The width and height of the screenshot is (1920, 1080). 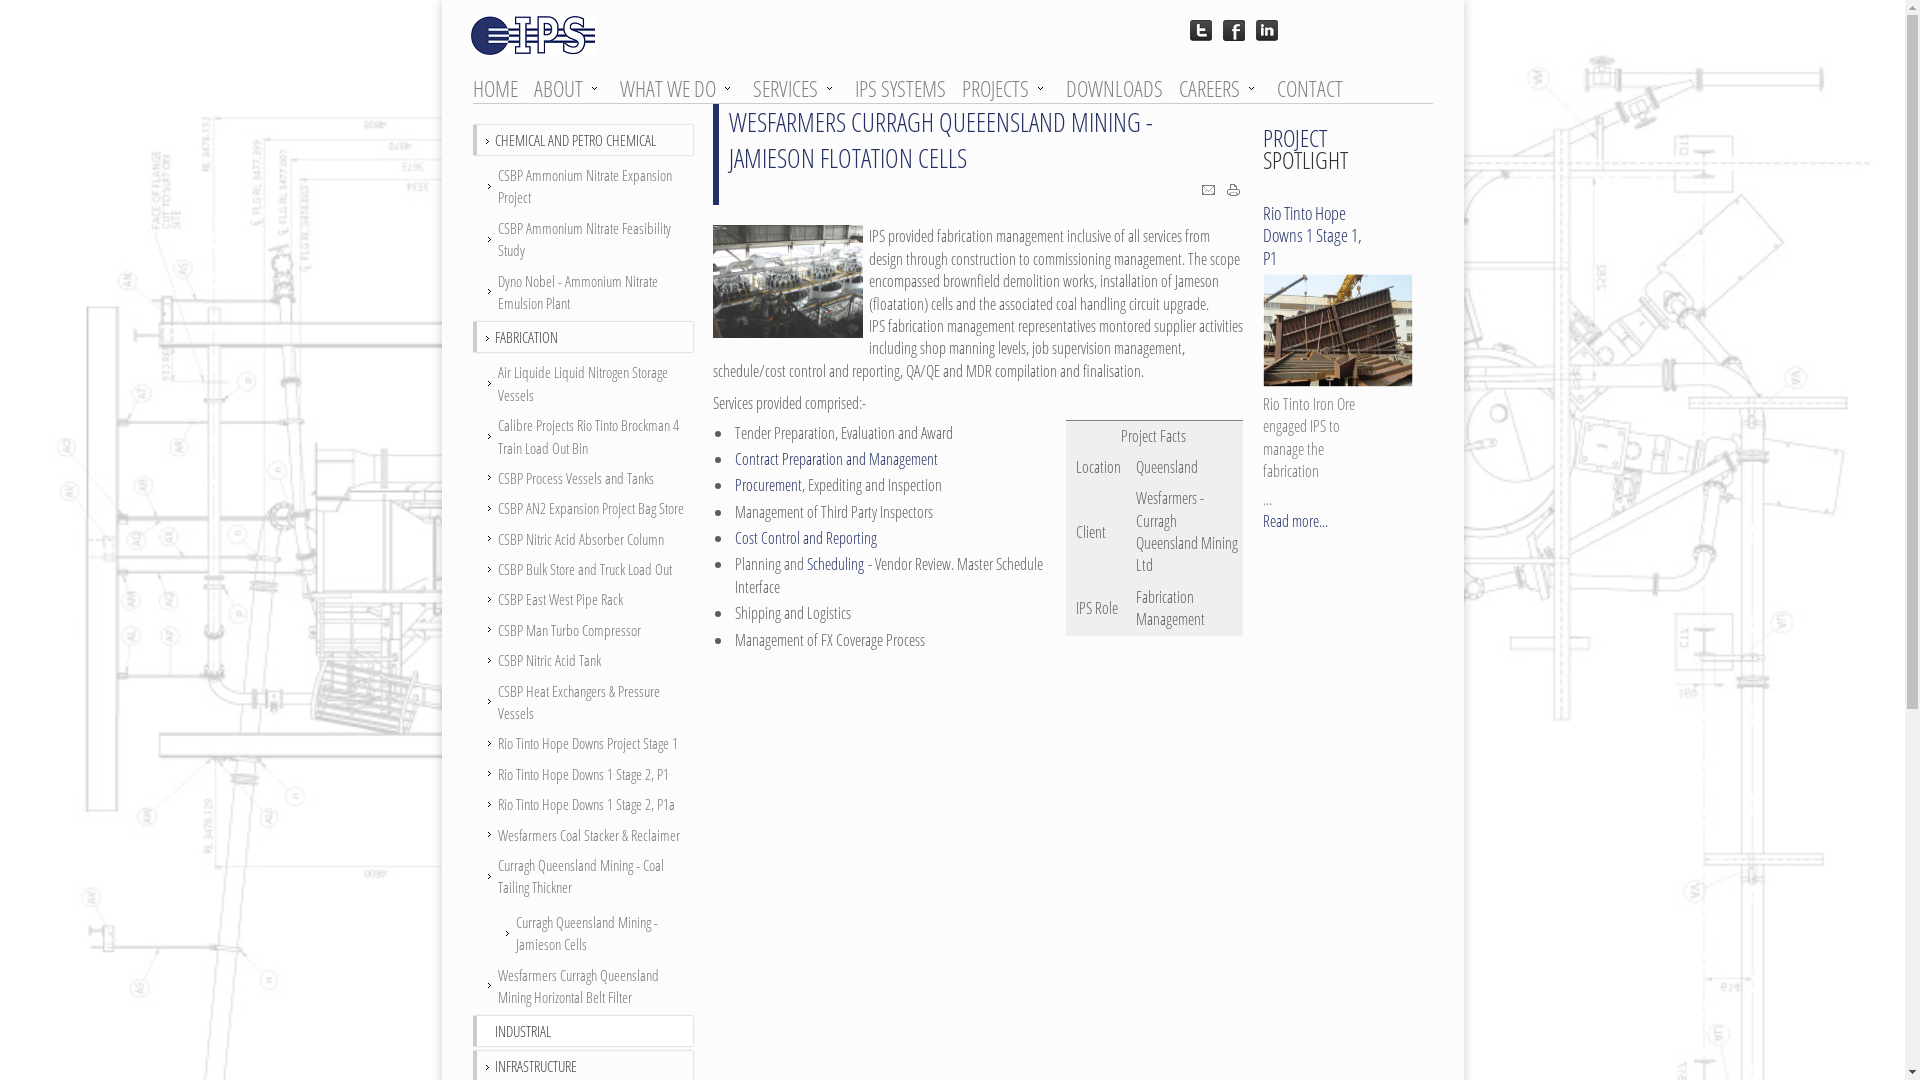 What do you see at coordinates (583, 238) in the screenshot?
I see `'CSBP Ammonium Nitrate Feasibility Study'` at bounding box center [583, 238].